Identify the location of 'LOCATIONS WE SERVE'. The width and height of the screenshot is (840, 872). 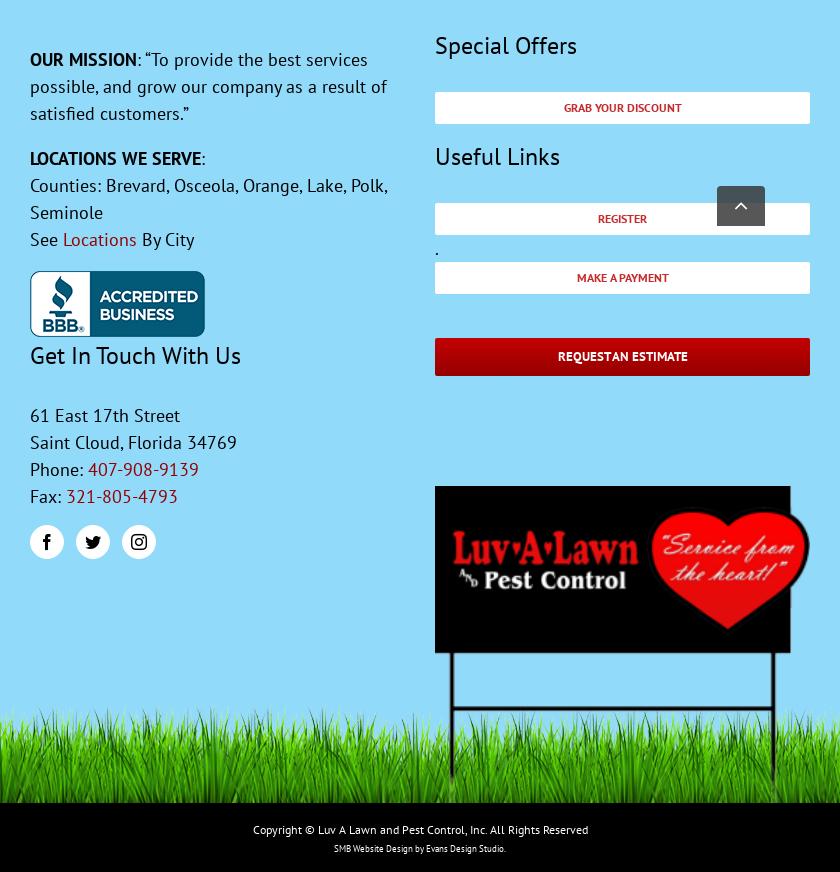
(115, 158).